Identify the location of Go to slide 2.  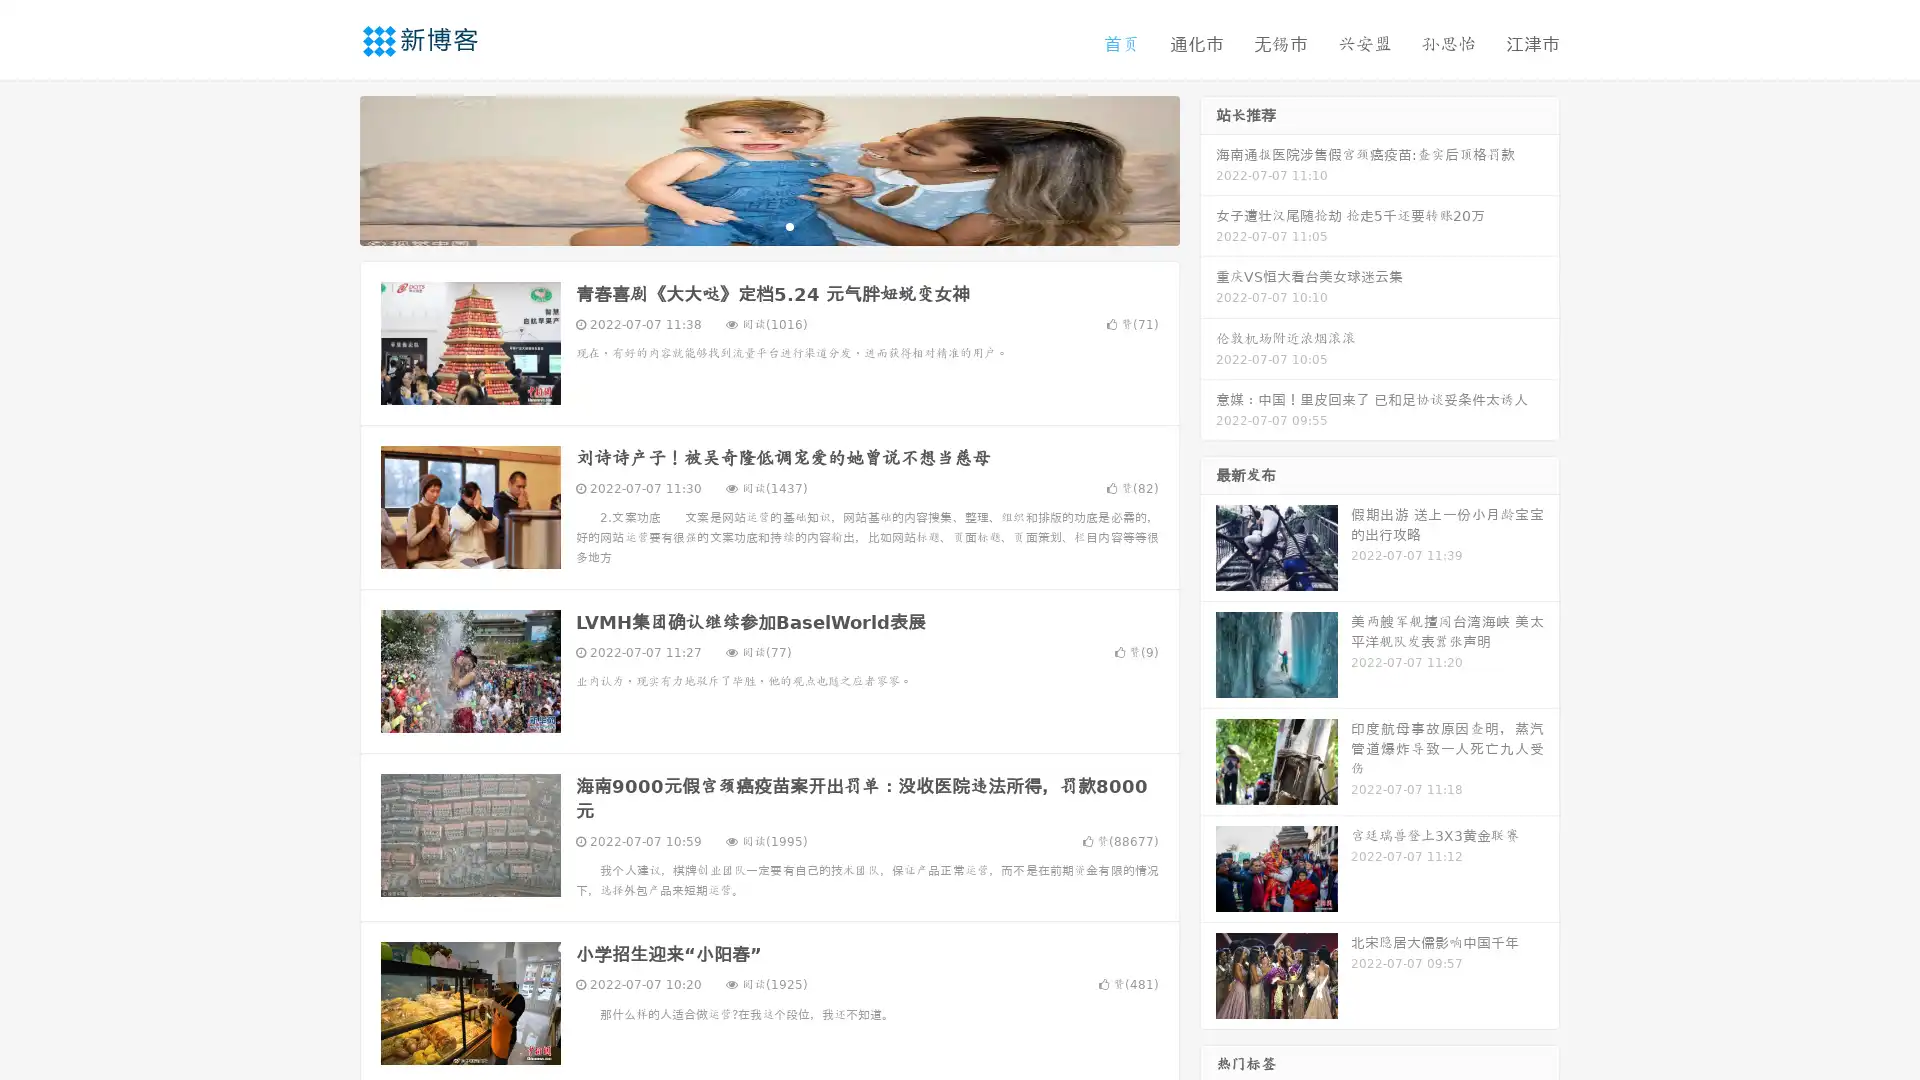
(768, 225).